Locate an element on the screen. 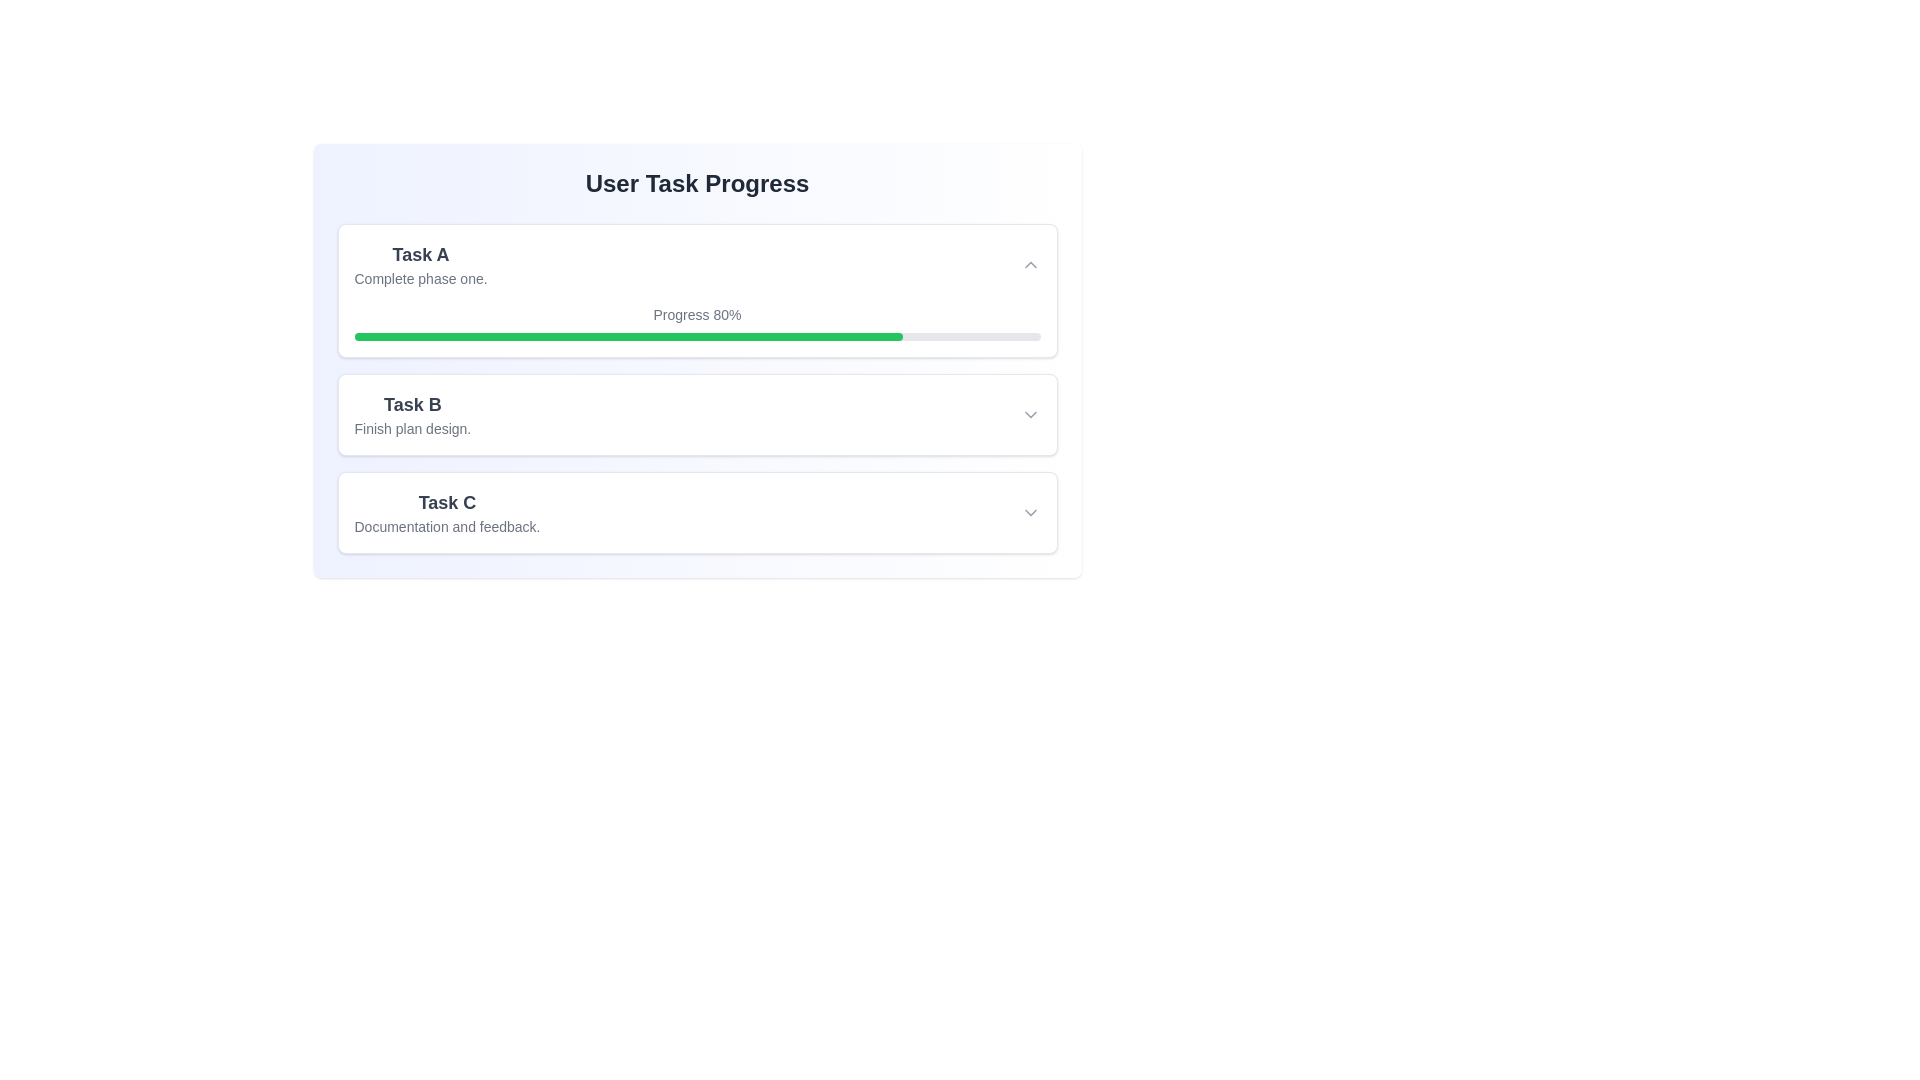 The height and width of the screenshot is (1080, 1920). the dropdown toggle icon button located at the far-right side of the 'Task C' row is located at coordinates (1030, 512).